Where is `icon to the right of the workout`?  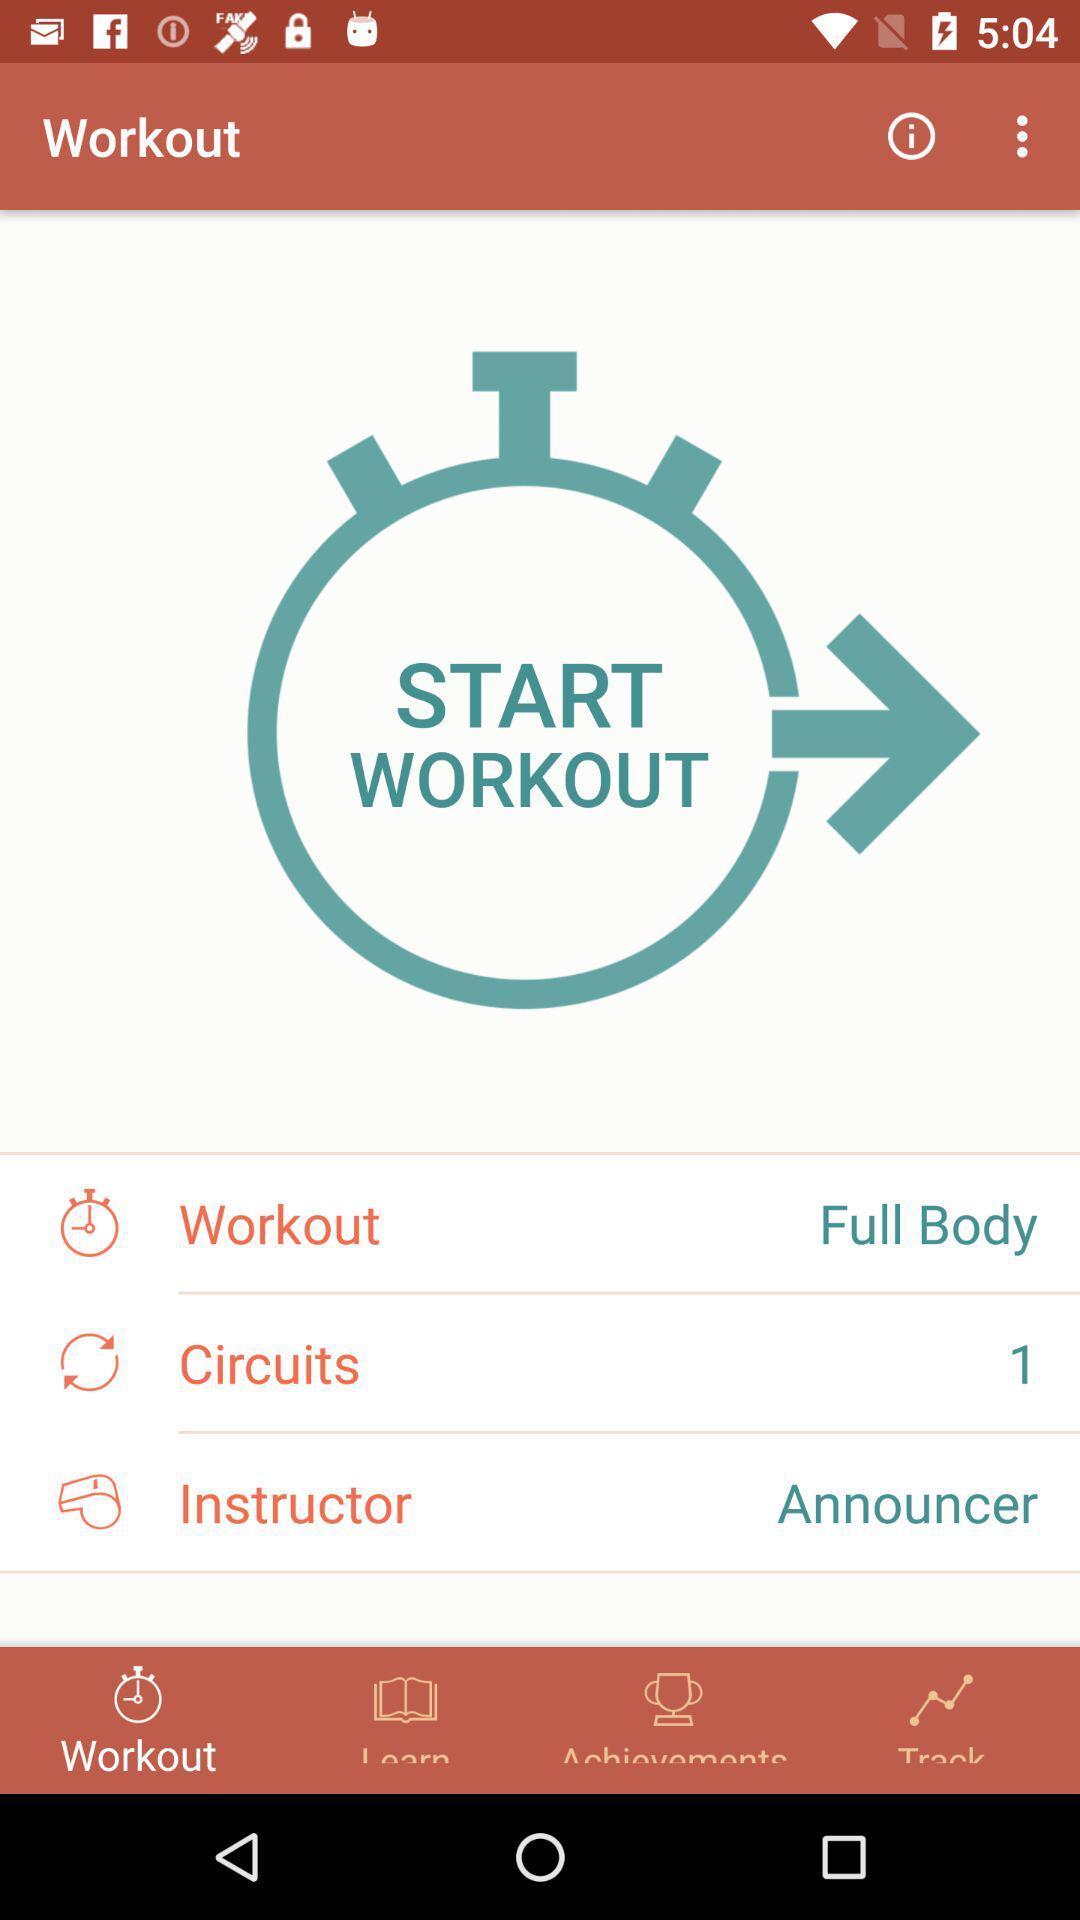
icon to the right of the workout is located at coordinates (911, 135).